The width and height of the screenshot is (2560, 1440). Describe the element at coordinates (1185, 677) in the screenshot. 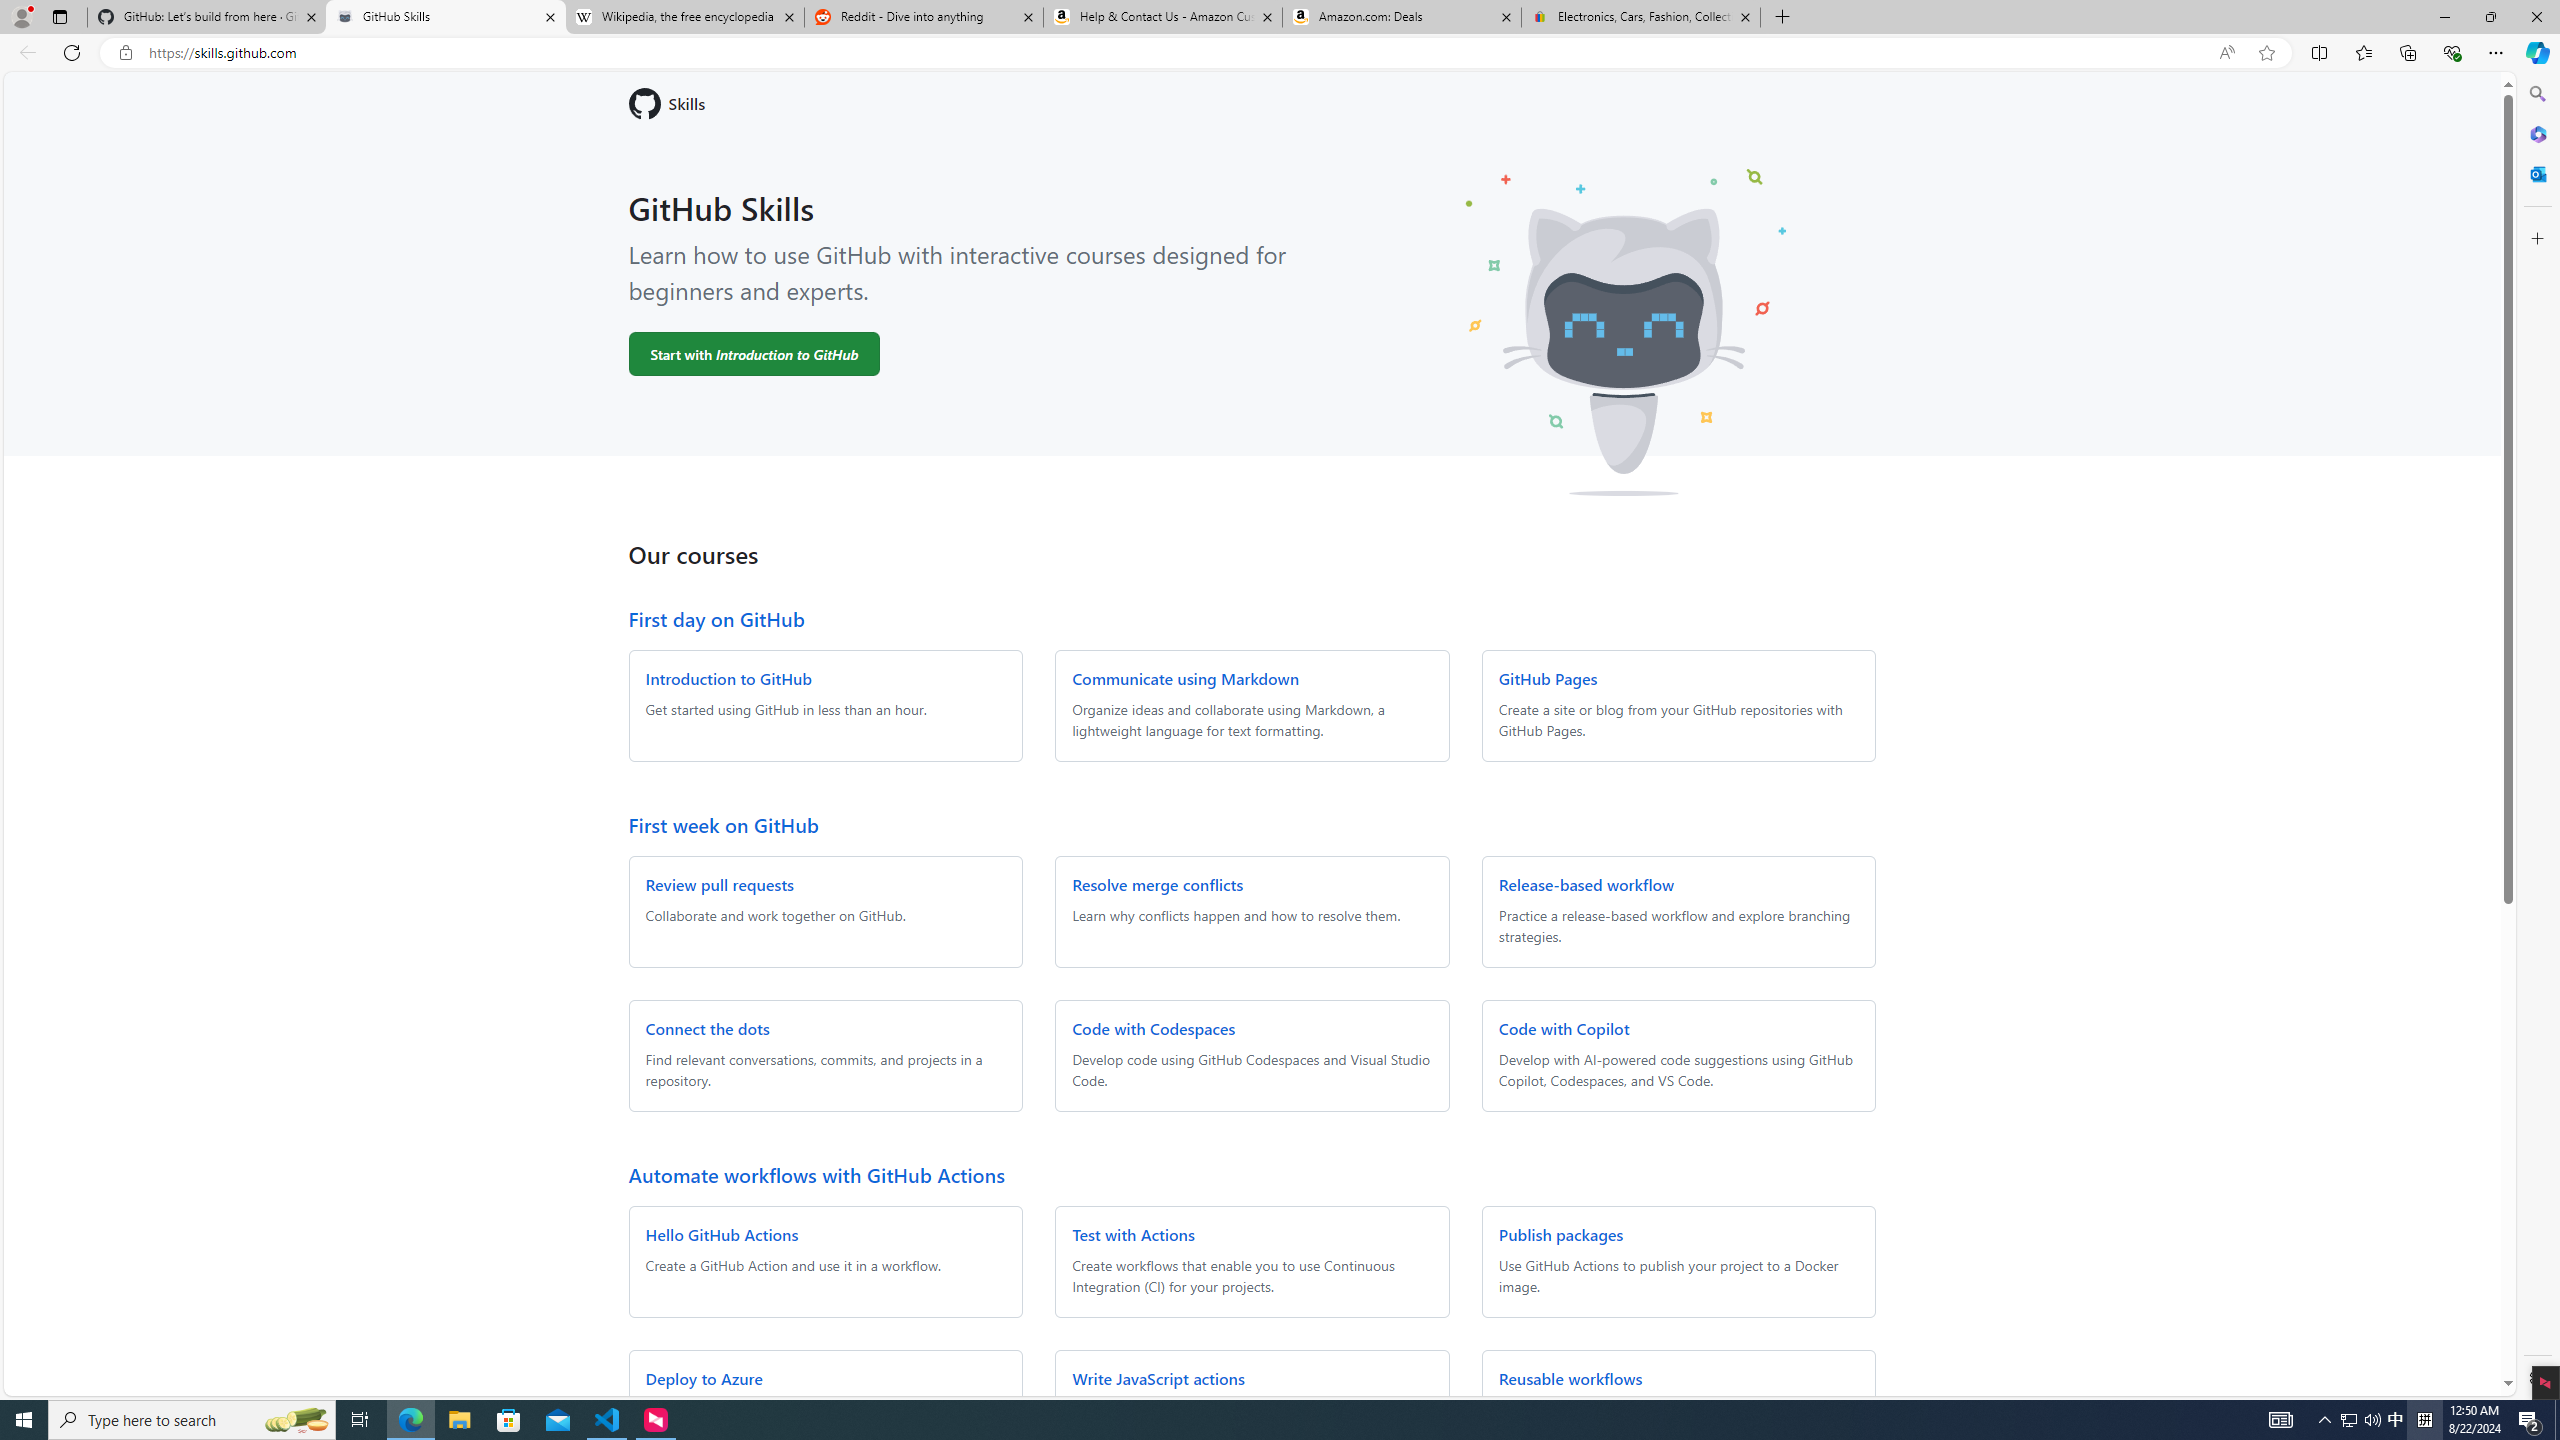

I see `'Communicate using Markdown'` at that location.